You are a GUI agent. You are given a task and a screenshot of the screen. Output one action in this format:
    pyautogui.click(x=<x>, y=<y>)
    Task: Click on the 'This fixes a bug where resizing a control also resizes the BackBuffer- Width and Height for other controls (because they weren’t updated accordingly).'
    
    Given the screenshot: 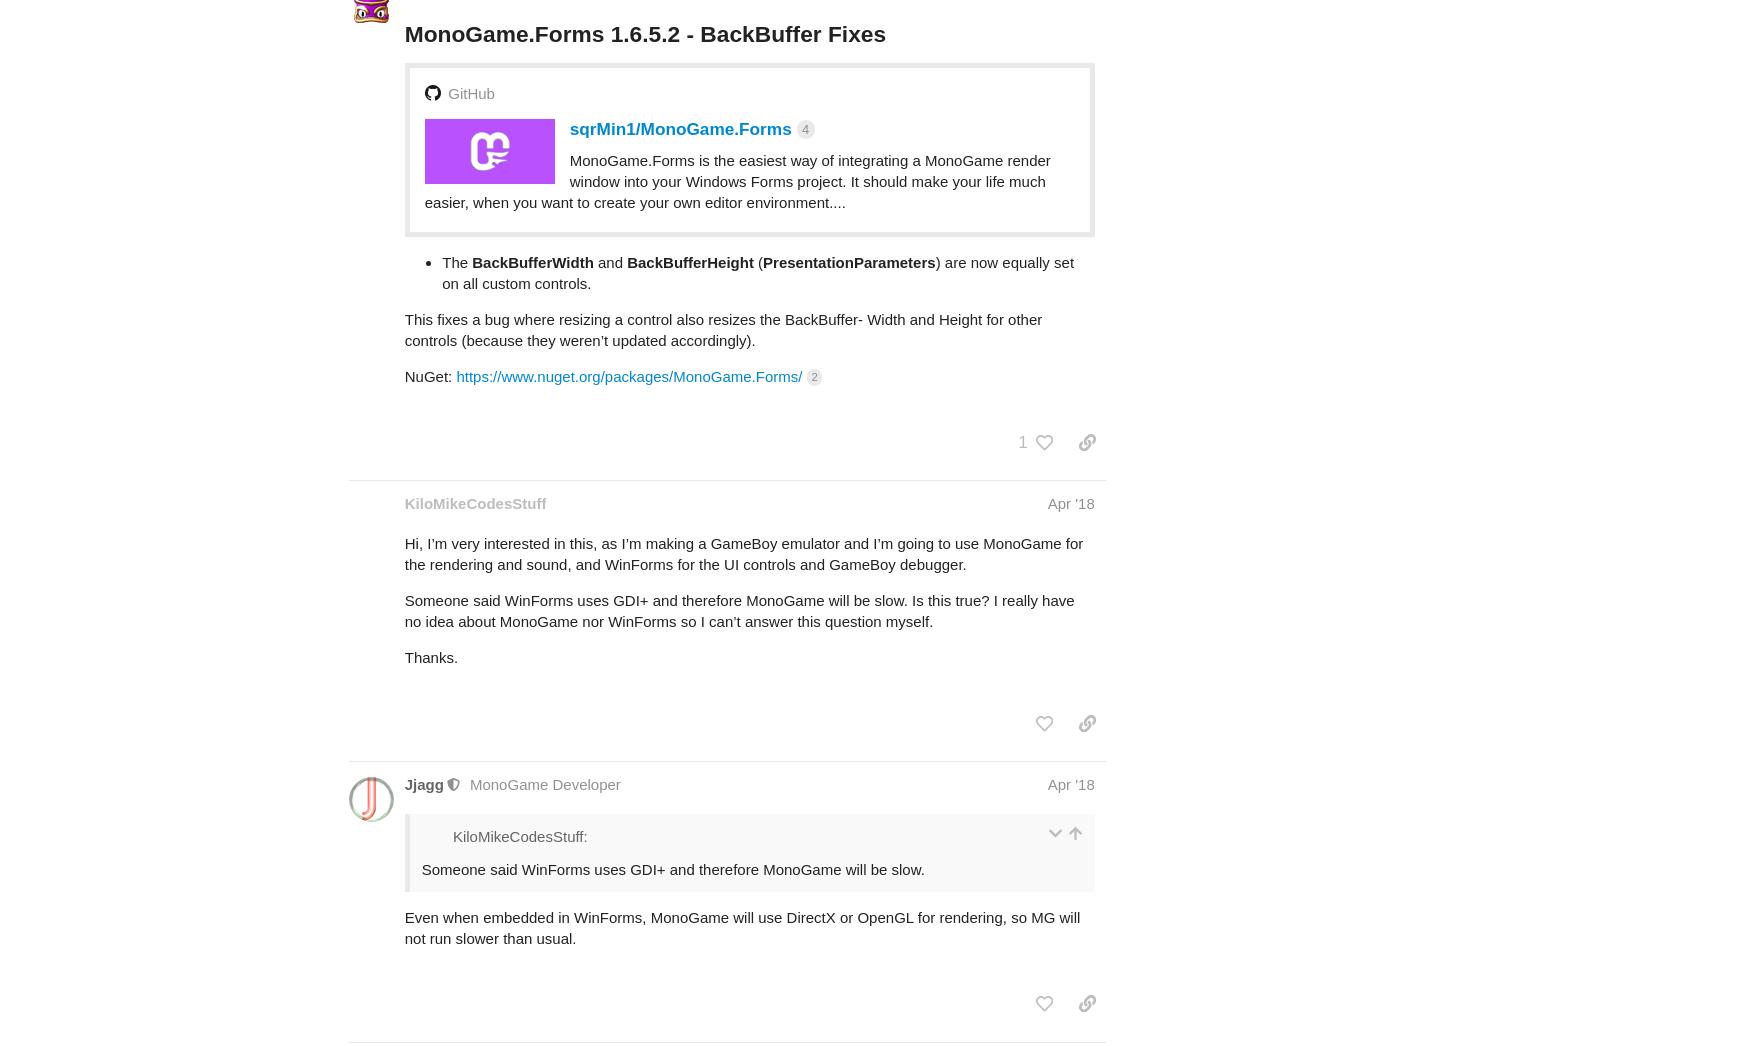 What is the action you would take?
    pyautogui.click(x=722, y=250)
    